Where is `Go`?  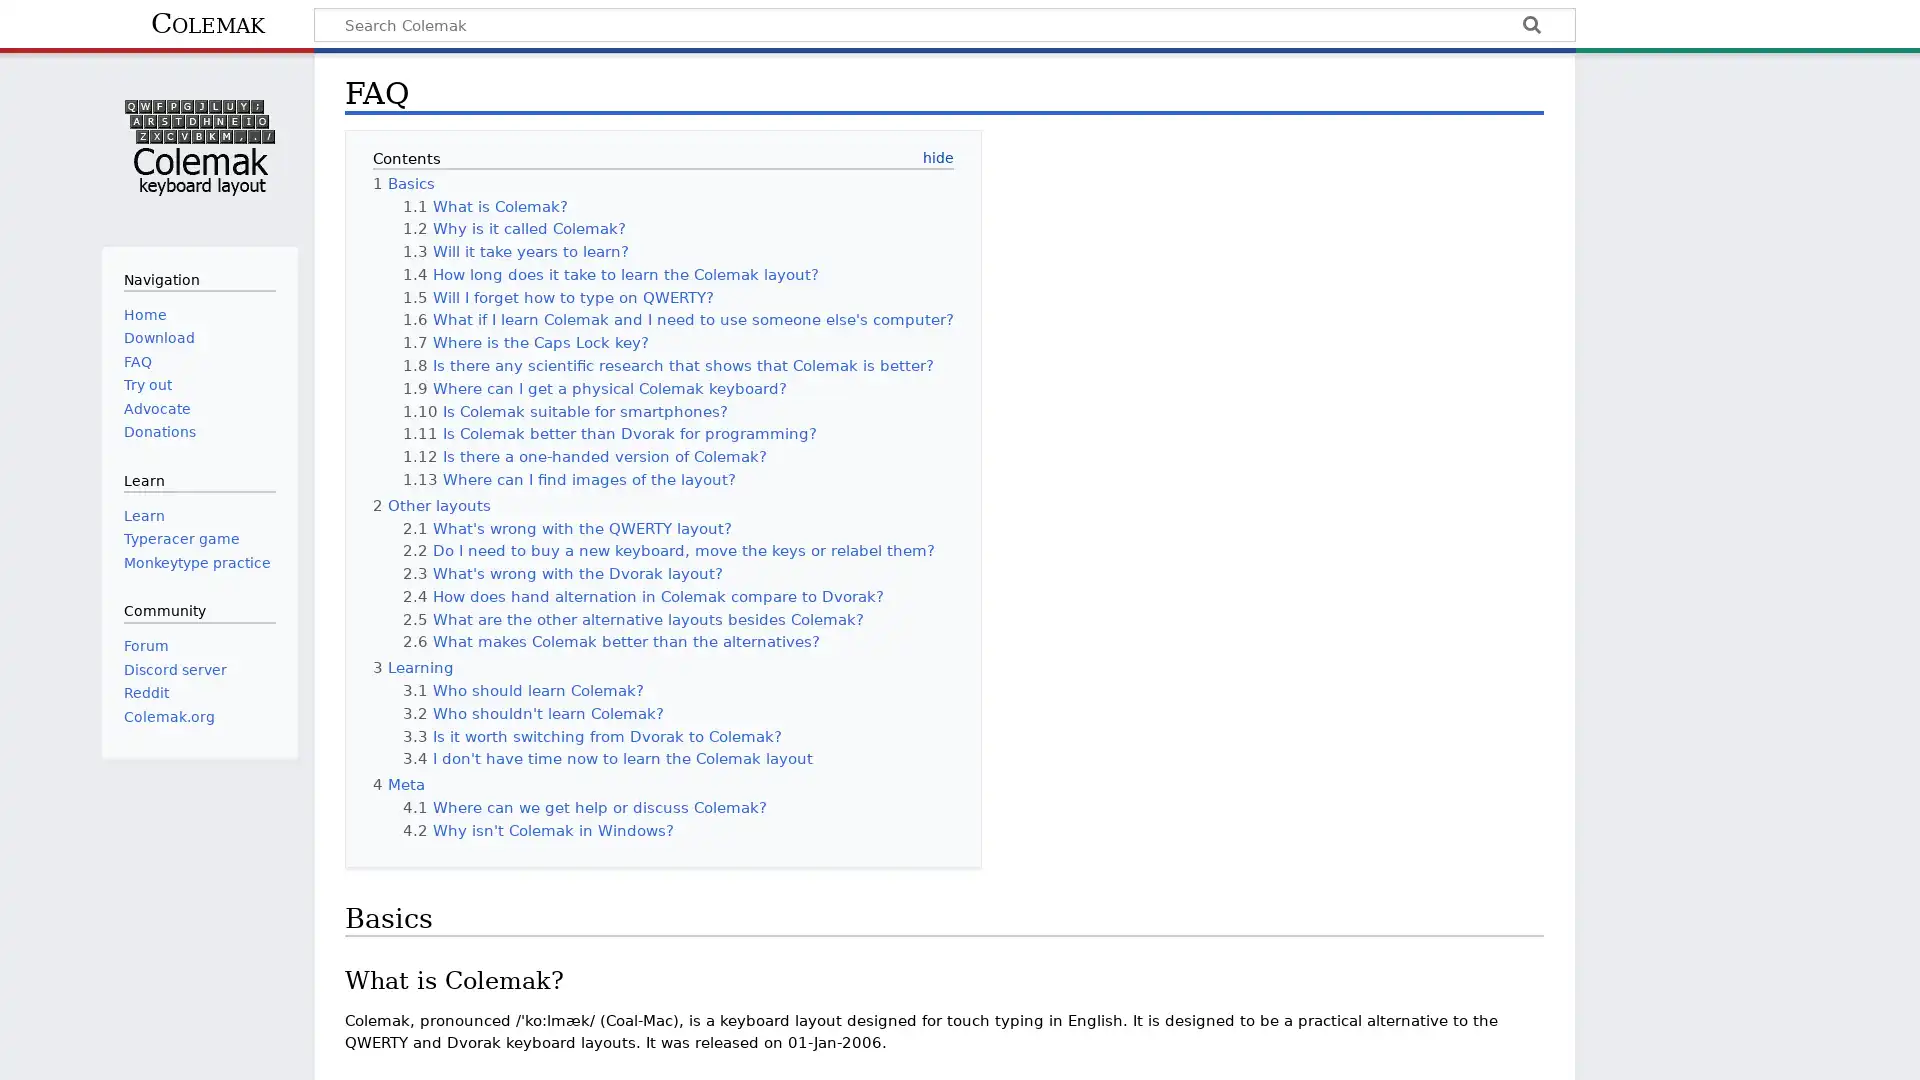
Go is located at coordinates (1530, 27).